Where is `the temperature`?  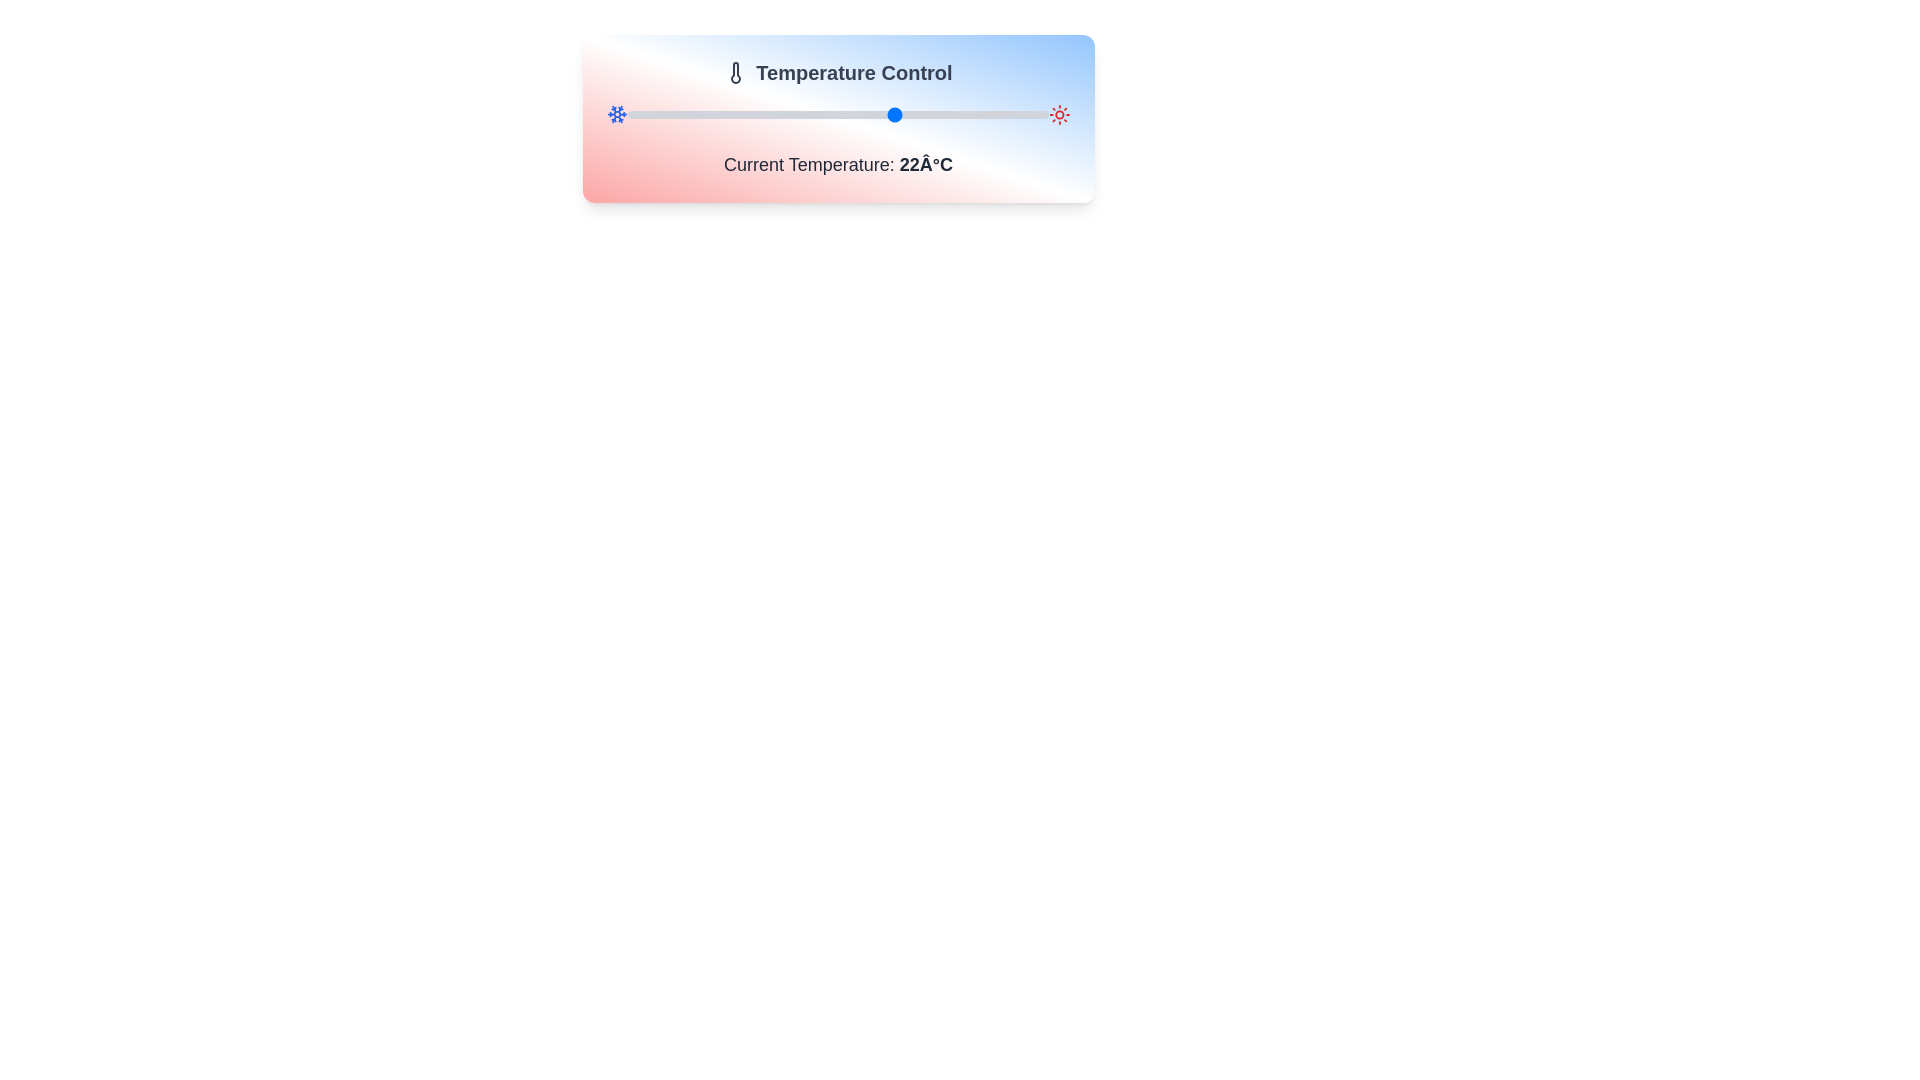 the temperature is located at coordinates (887, 115).